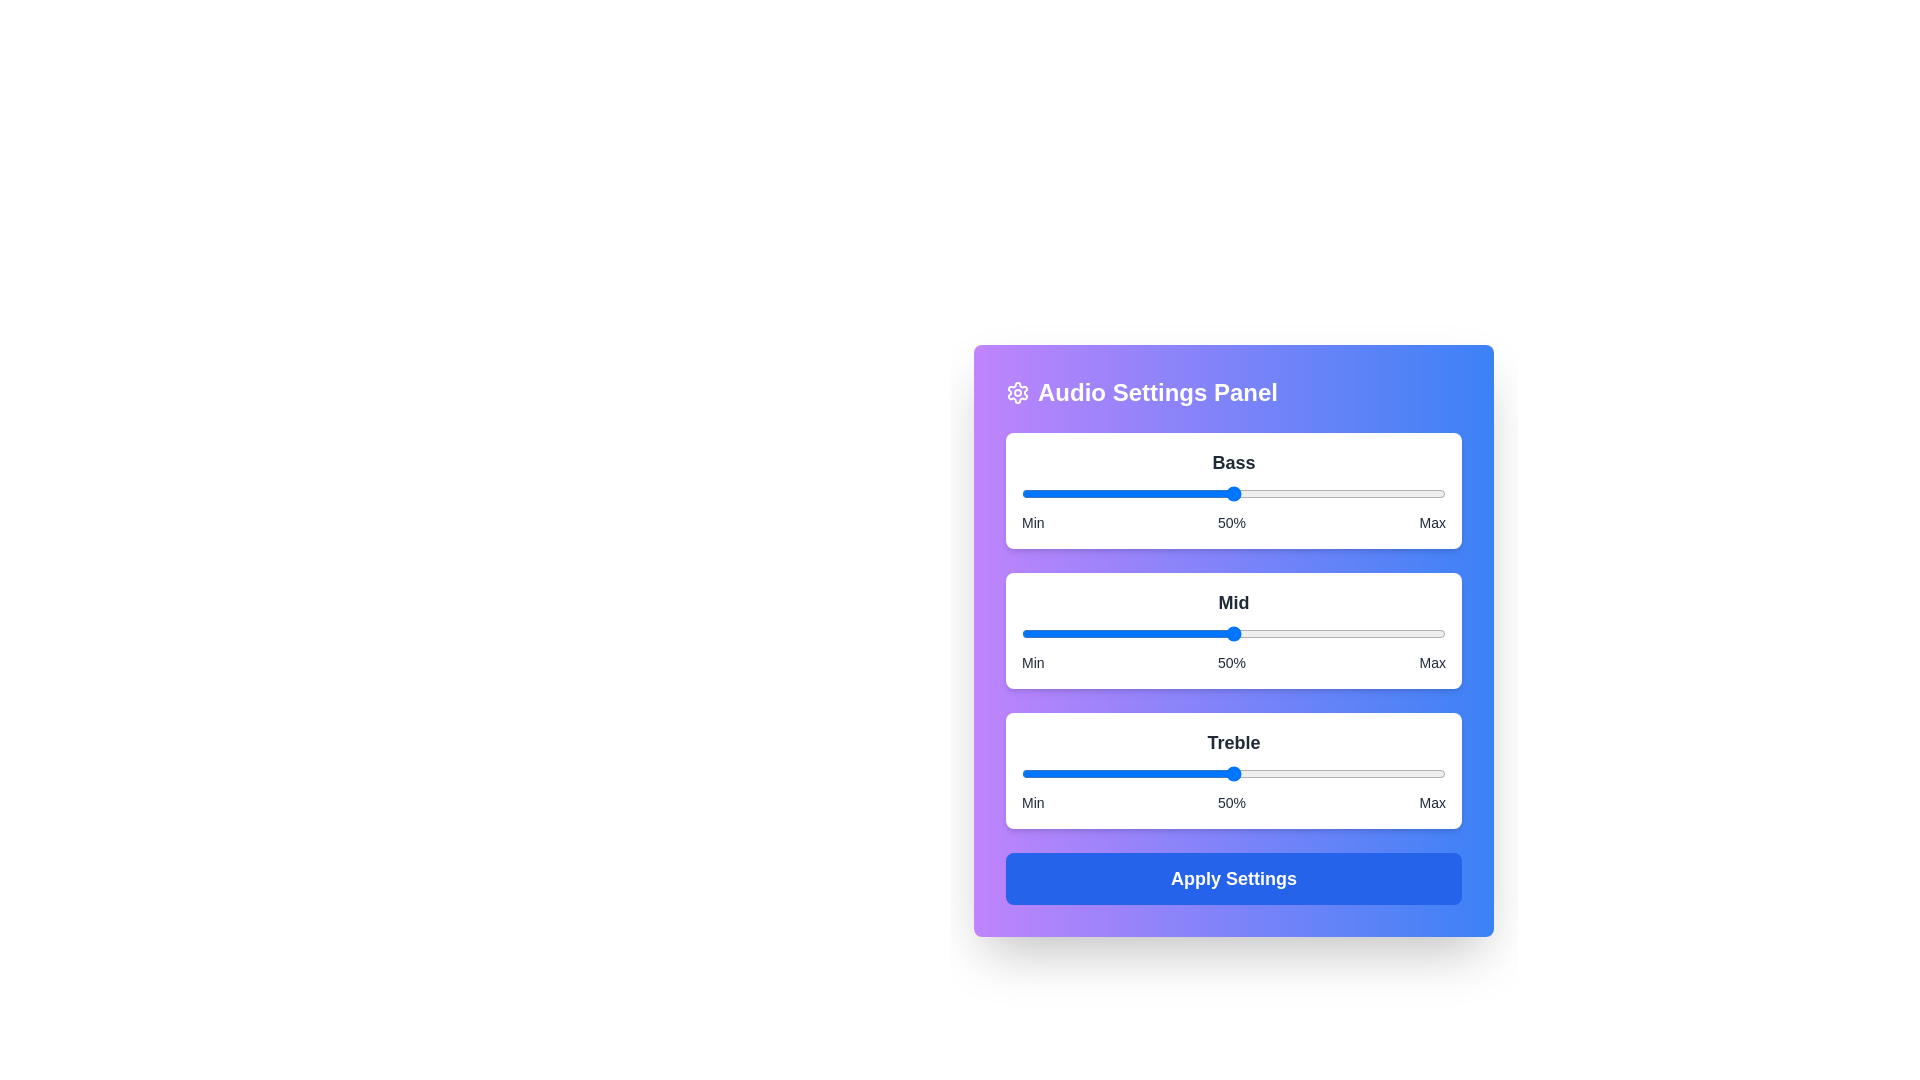 This screenshot has height=1080, width=1920. I want to click on the bass level, so click(1254, 493).